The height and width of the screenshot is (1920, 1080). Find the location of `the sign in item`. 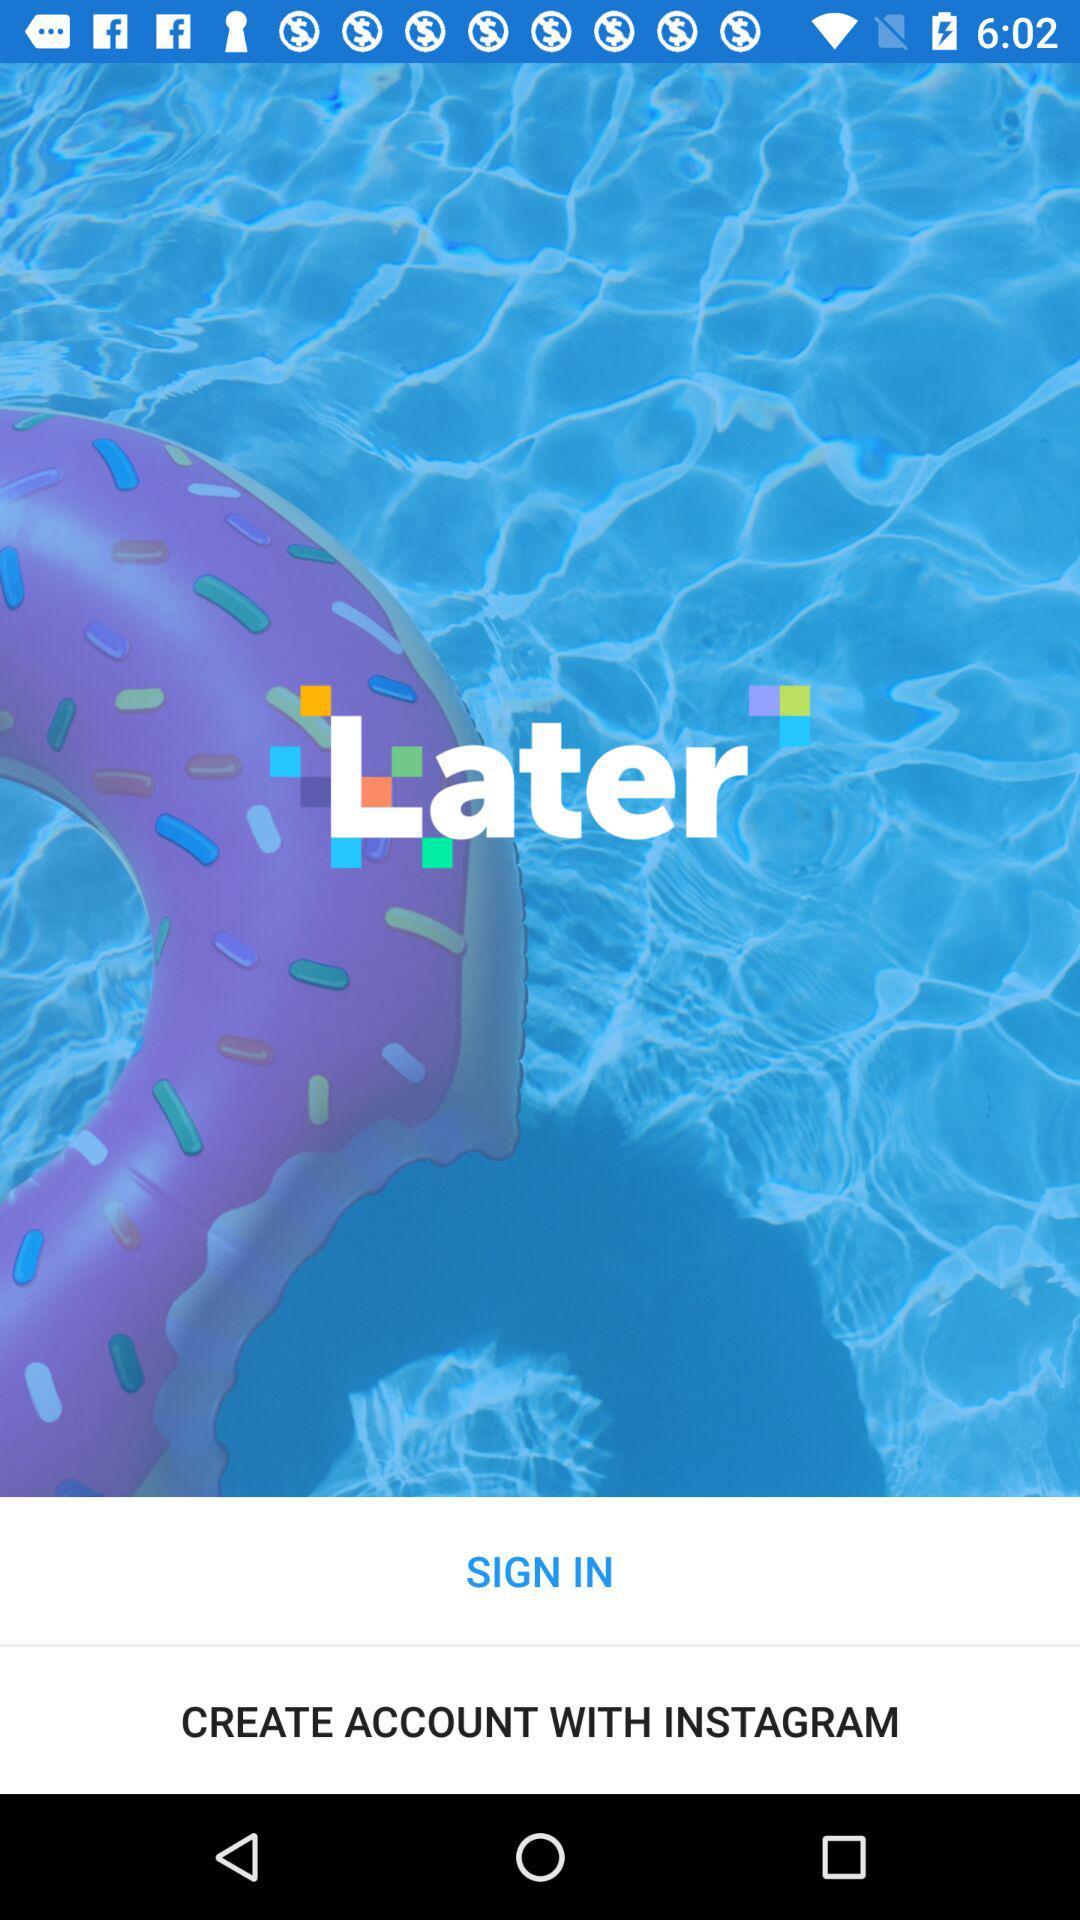

the sign in item is located at coordinates (540, 1569).